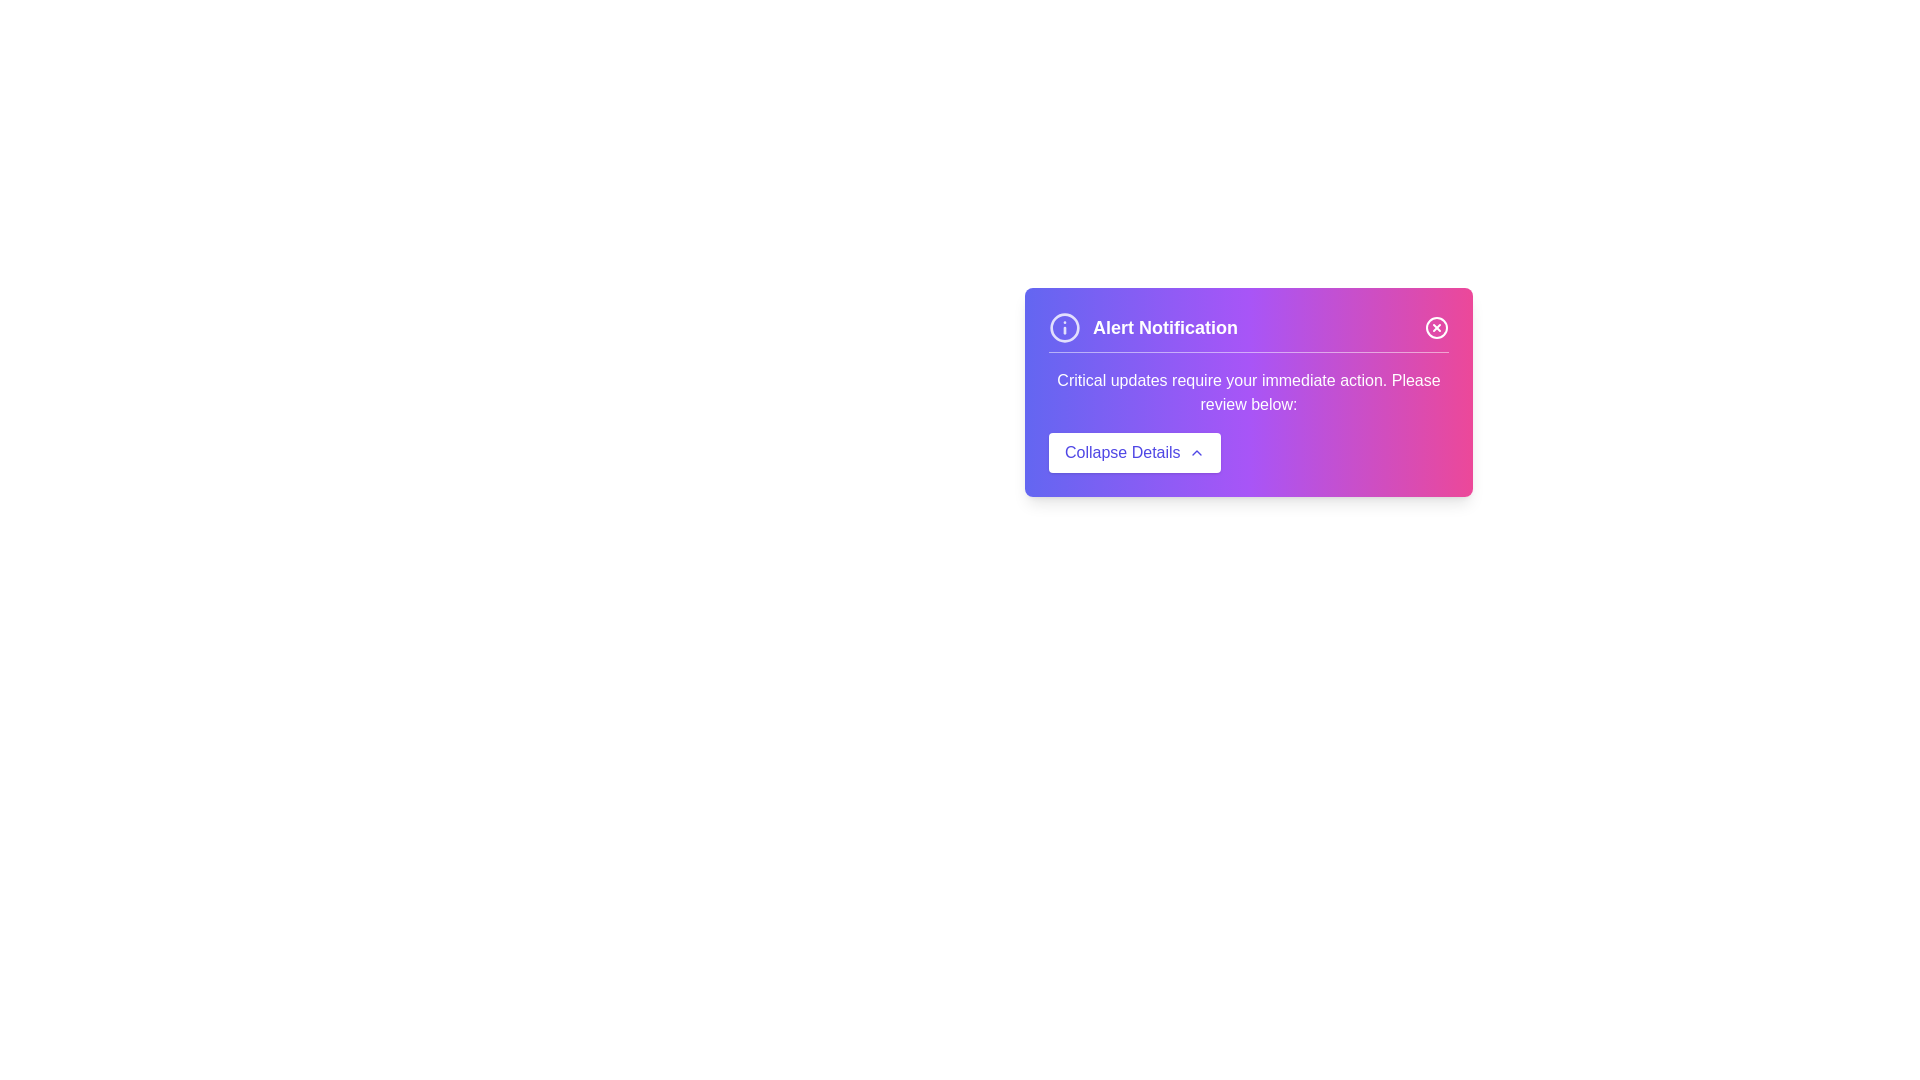  Describe the element at coordinates (1049, 370) in the screenshot. I see `the text 'Critical updates require your immediate action.' by dragging the mouse cursor over it` at that location.